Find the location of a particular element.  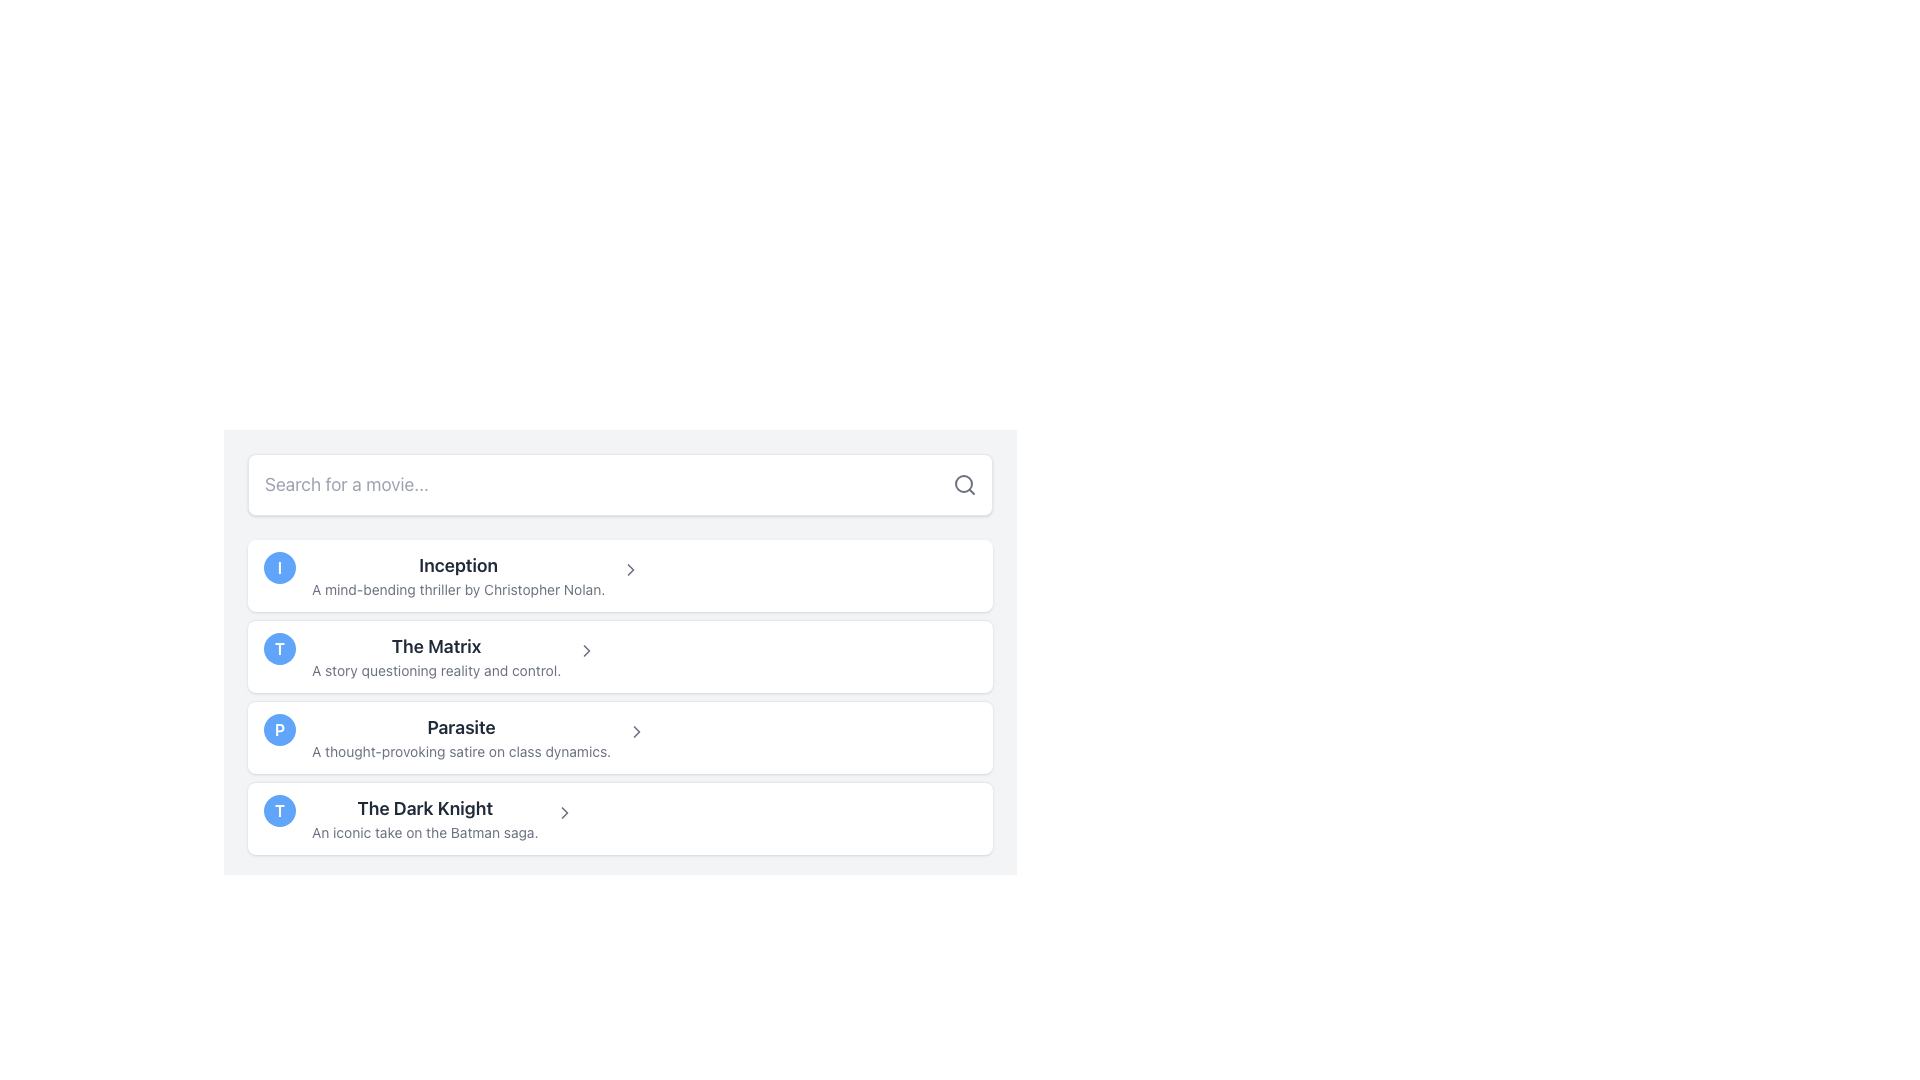

the arrow icon at the rightmost end of the movie 'Parasite' list entry is located at coordinates (636, 732).